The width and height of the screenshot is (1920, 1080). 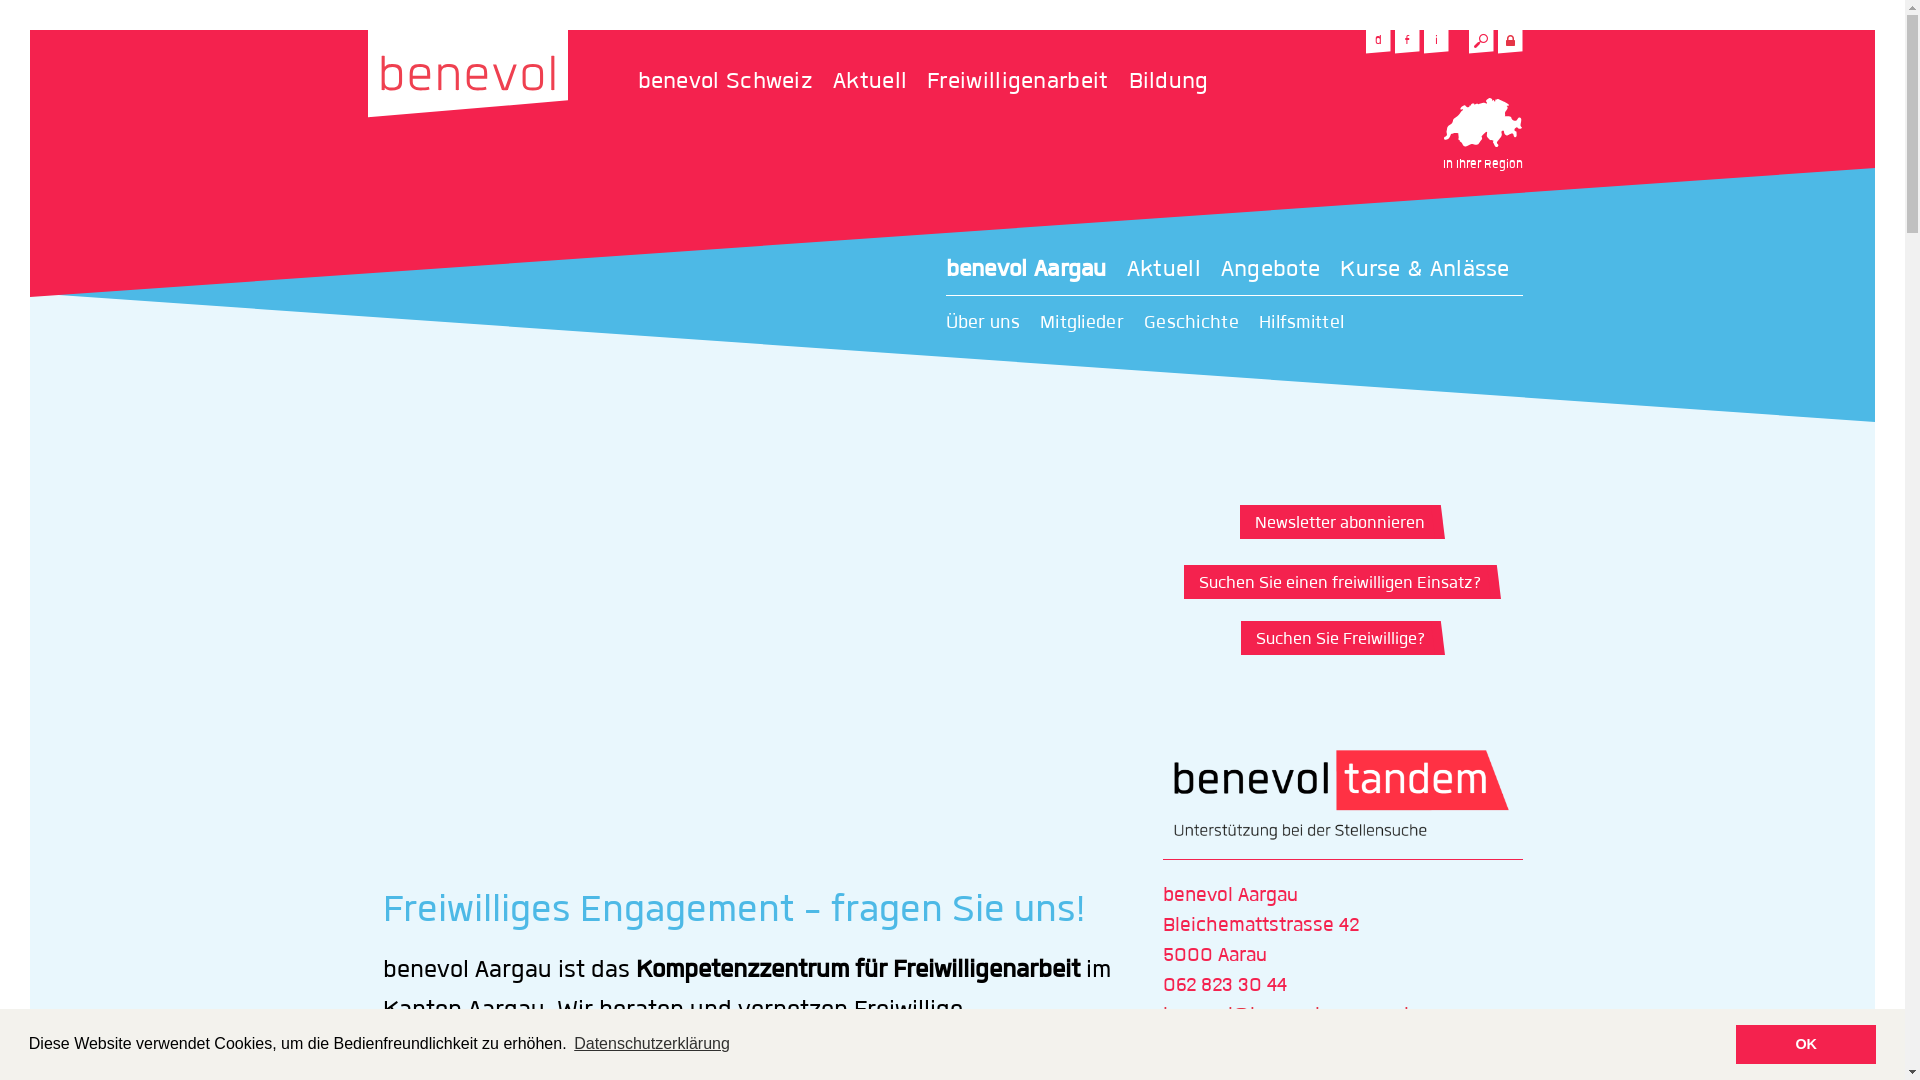 I want to click on 'Benevol', so click(x=368, y=72).